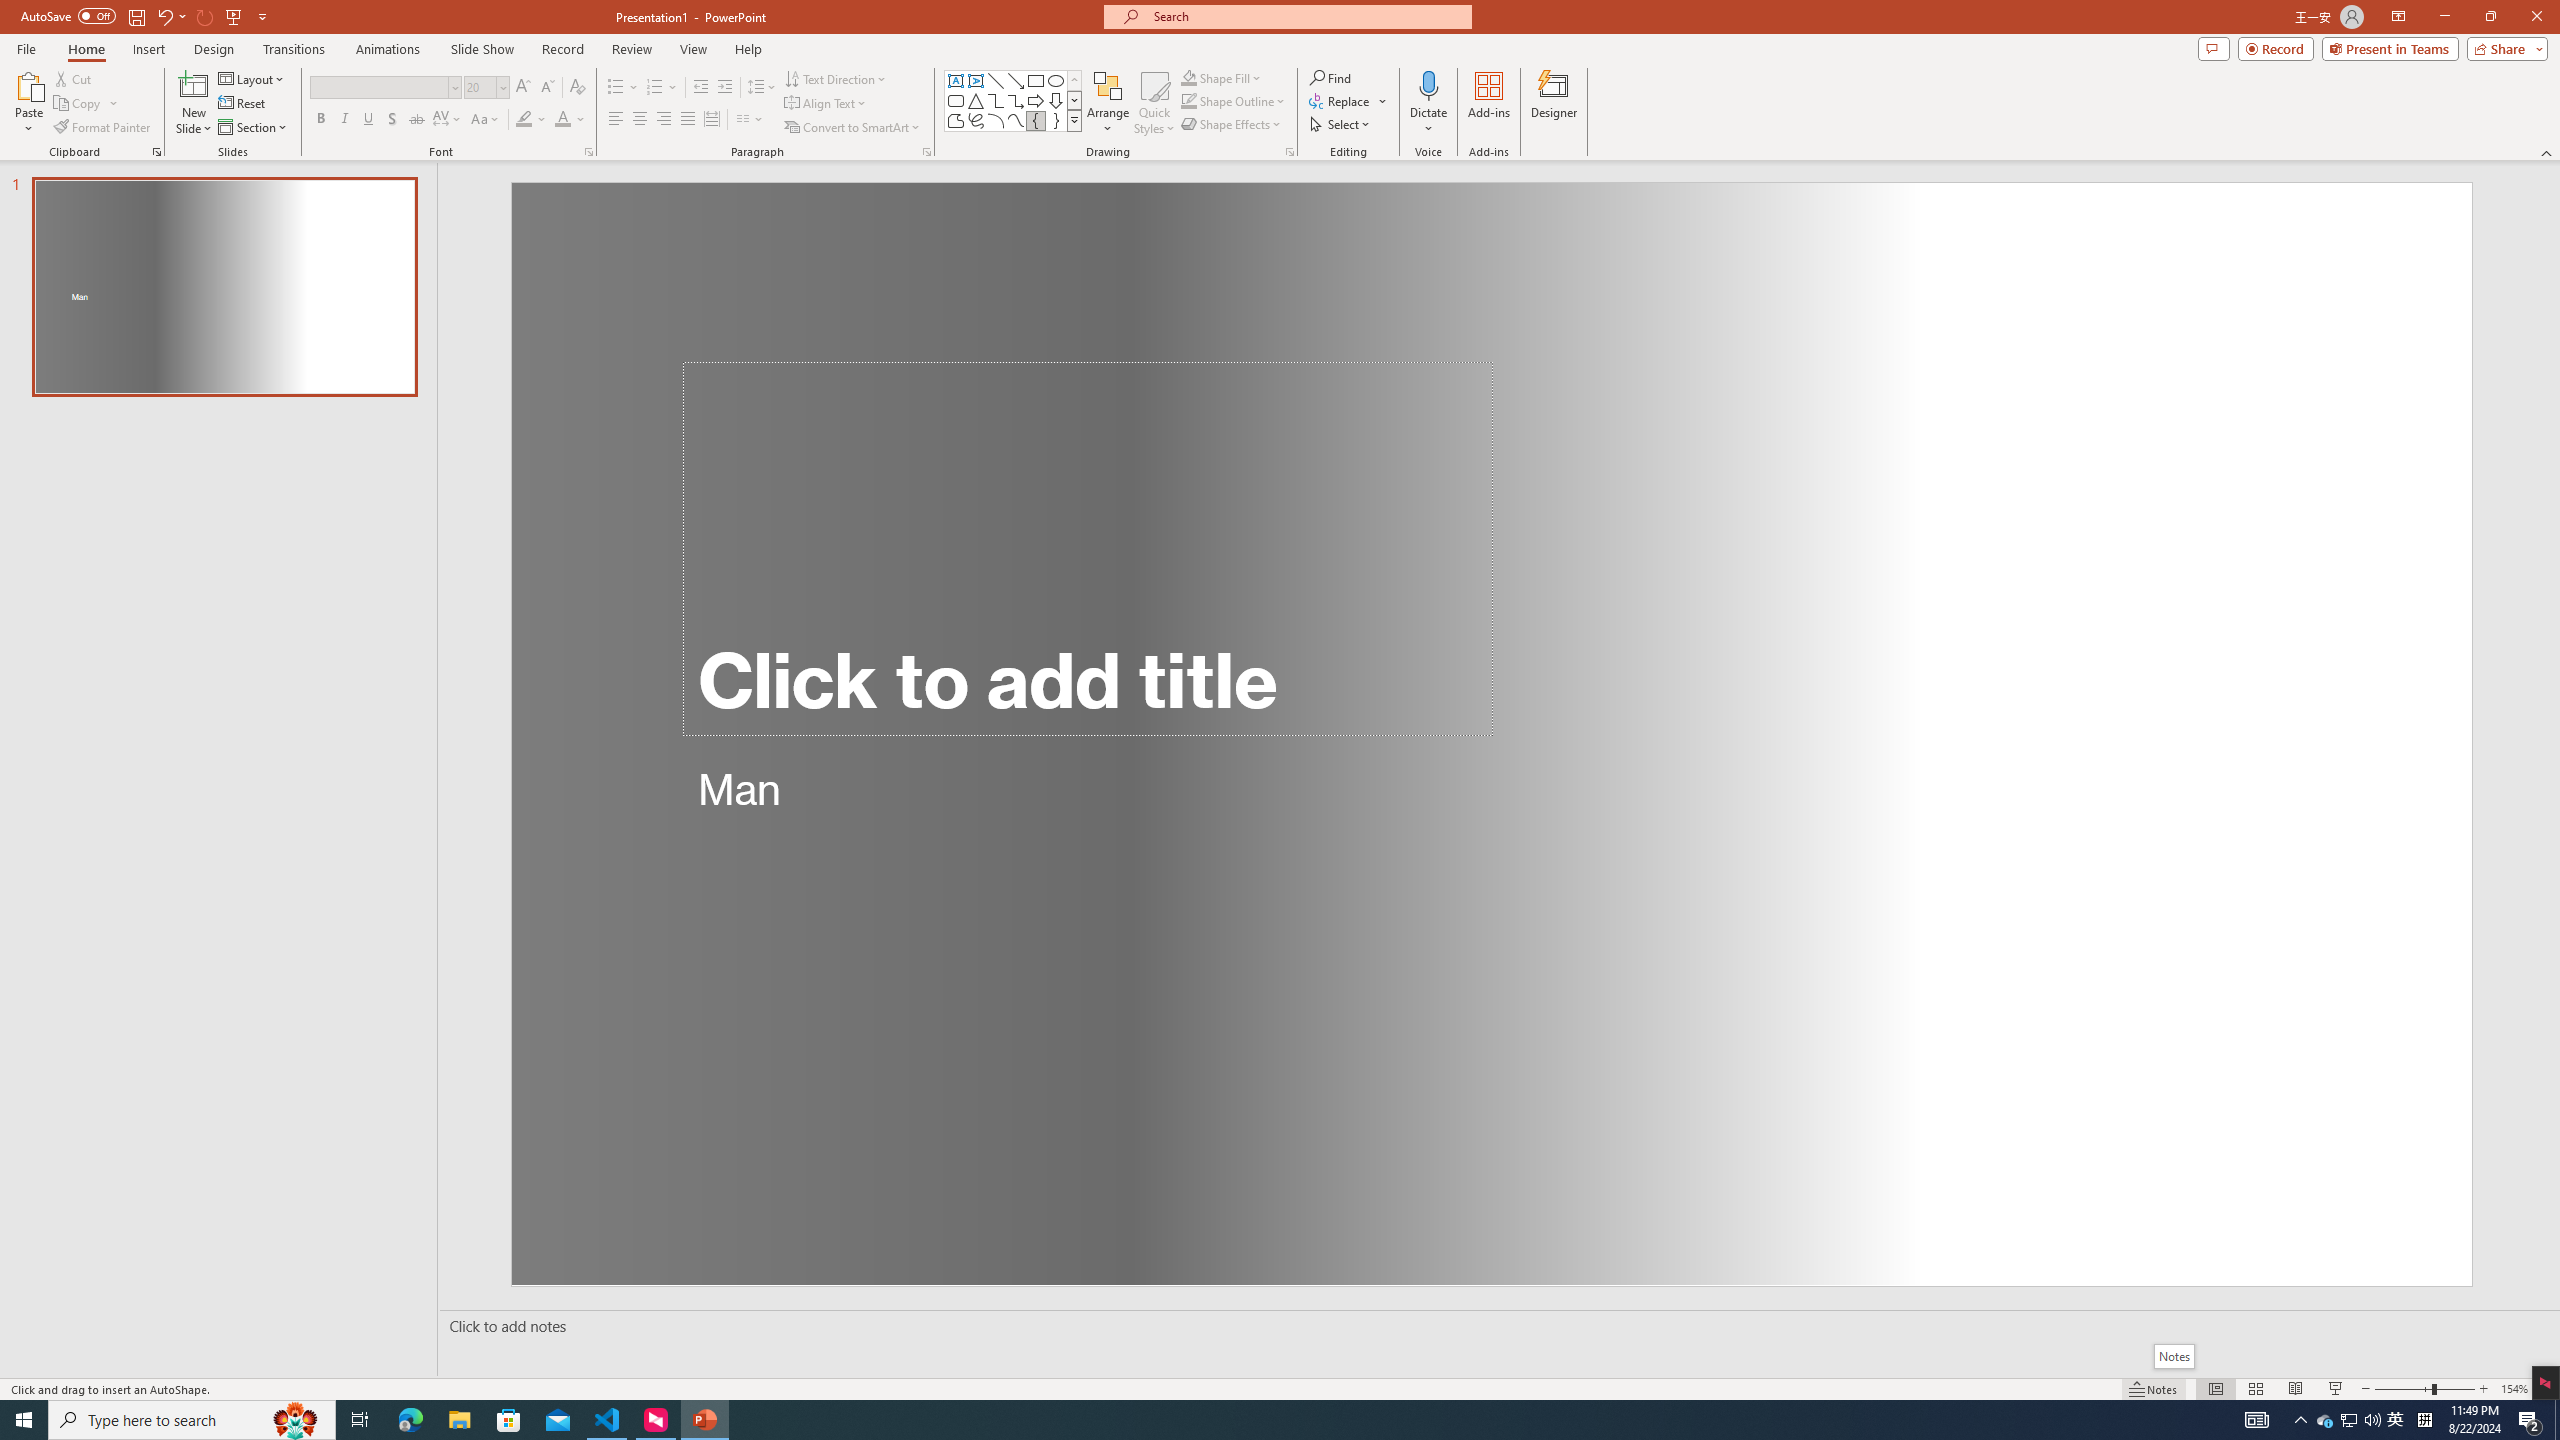 This screenshot has height=1440, width=2560. Describe the element at coordinates (1055, 99) in the screenshot. I see `'Arrow: Down'` at that location.